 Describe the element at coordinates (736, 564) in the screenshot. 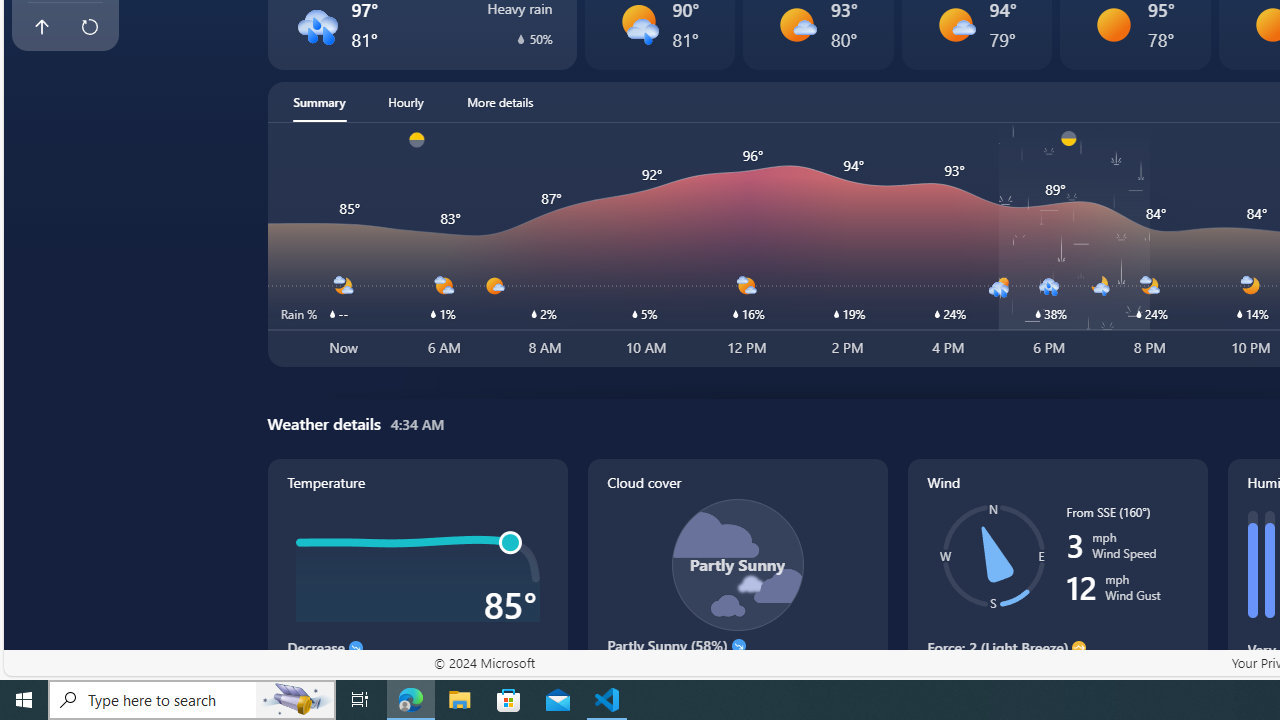

I see `'Class: cloudCoverSvg-DS-ps0R9q'` at that location.